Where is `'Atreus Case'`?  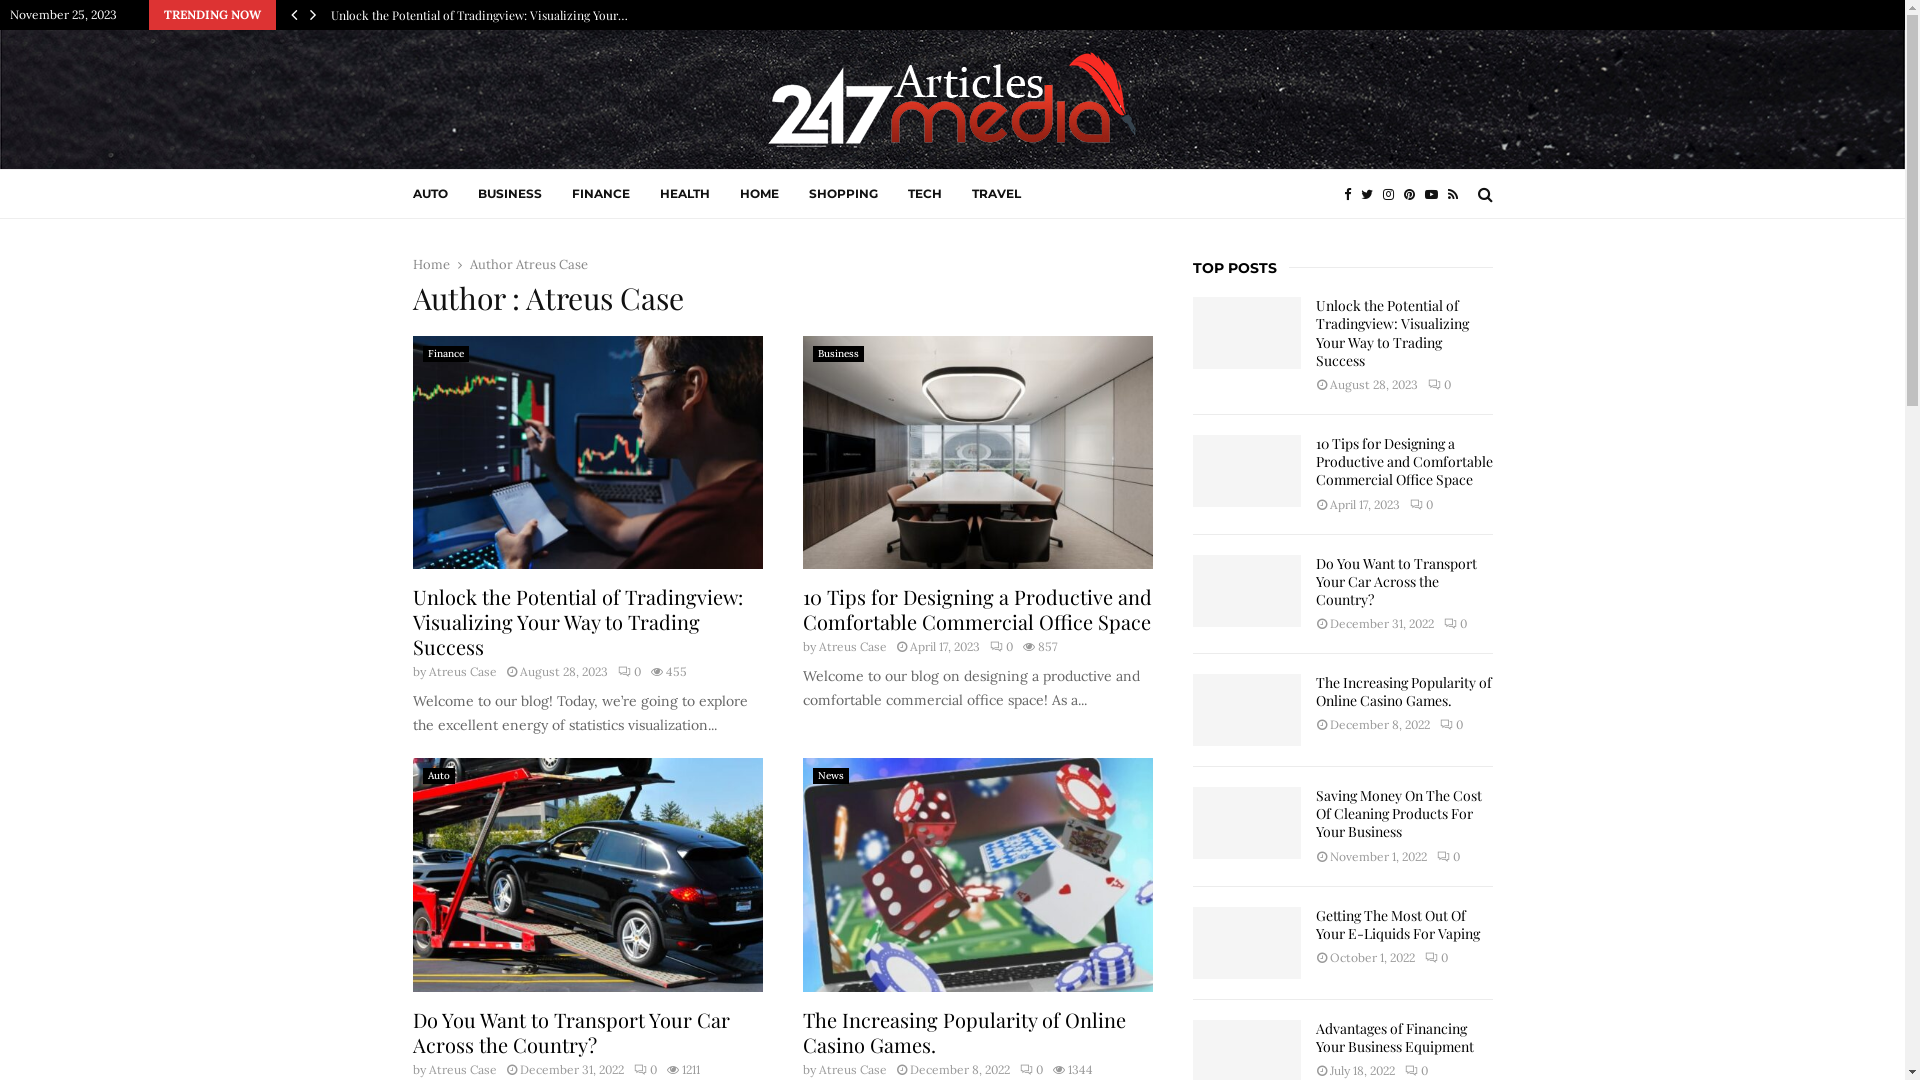
'Atreus Case' is located at coordinates (817, 646).